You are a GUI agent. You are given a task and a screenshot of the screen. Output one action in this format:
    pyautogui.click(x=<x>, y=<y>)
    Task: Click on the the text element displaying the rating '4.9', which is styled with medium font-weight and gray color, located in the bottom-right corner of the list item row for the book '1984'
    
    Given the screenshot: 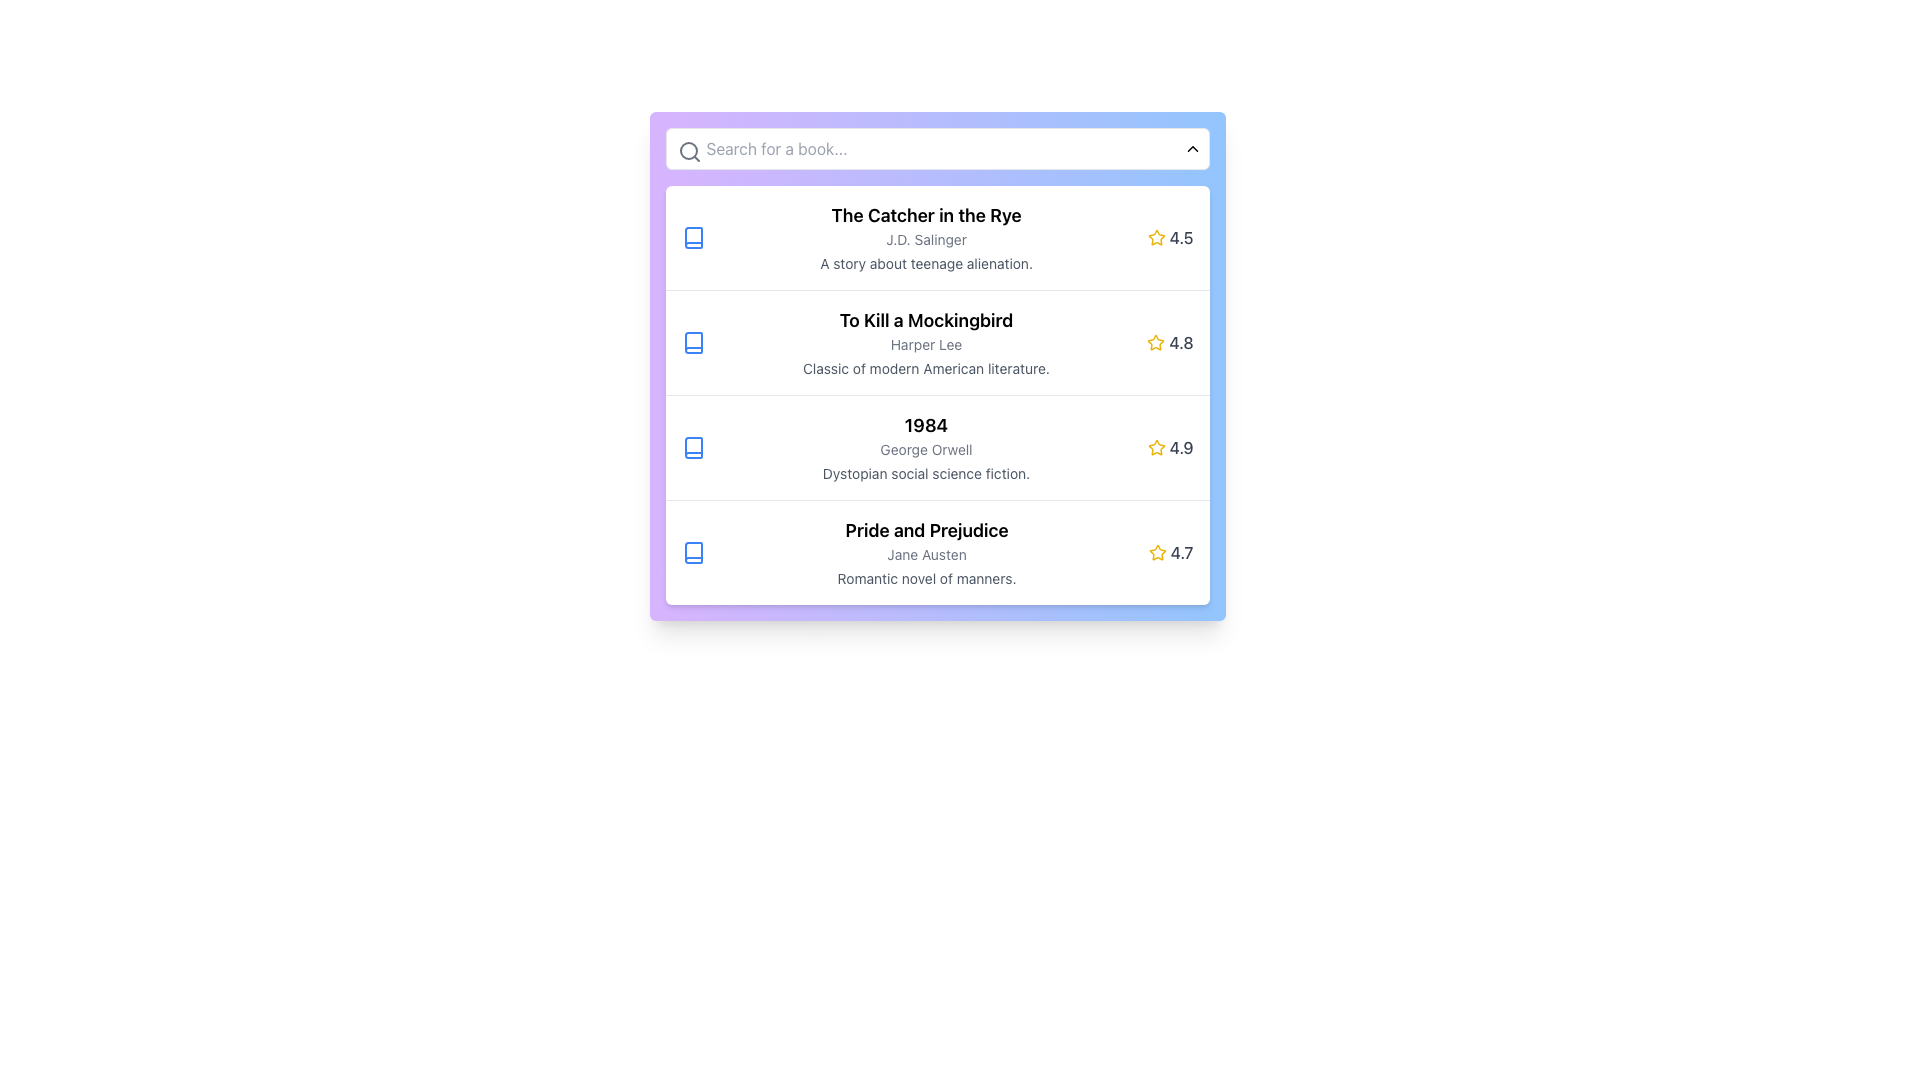 What is the action you would take?
    pyautogui.click(x=1181, y=446)
    